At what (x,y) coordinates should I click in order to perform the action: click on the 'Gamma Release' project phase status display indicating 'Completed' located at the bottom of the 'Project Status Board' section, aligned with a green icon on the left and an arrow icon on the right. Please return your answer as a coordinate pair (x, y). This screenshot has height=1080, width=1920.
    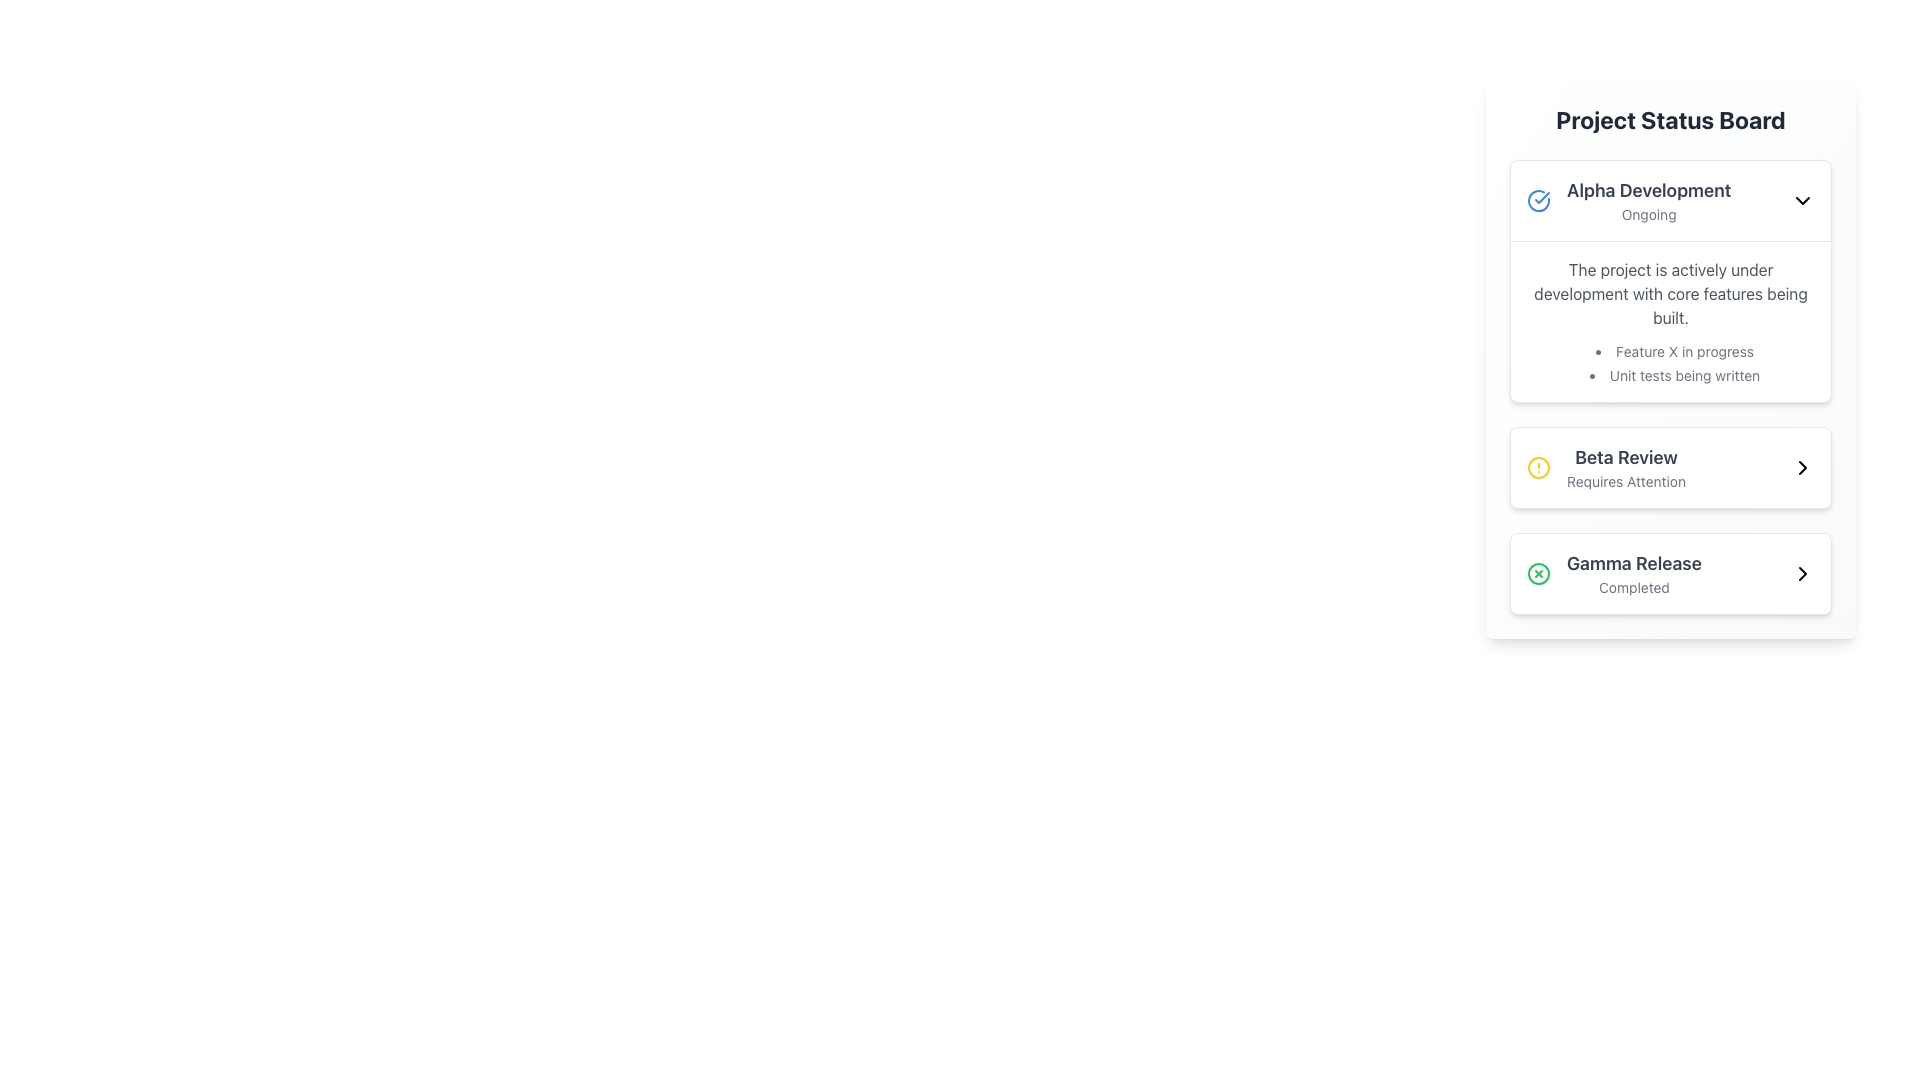
    Looking at the image, I should click on (1634, 574).